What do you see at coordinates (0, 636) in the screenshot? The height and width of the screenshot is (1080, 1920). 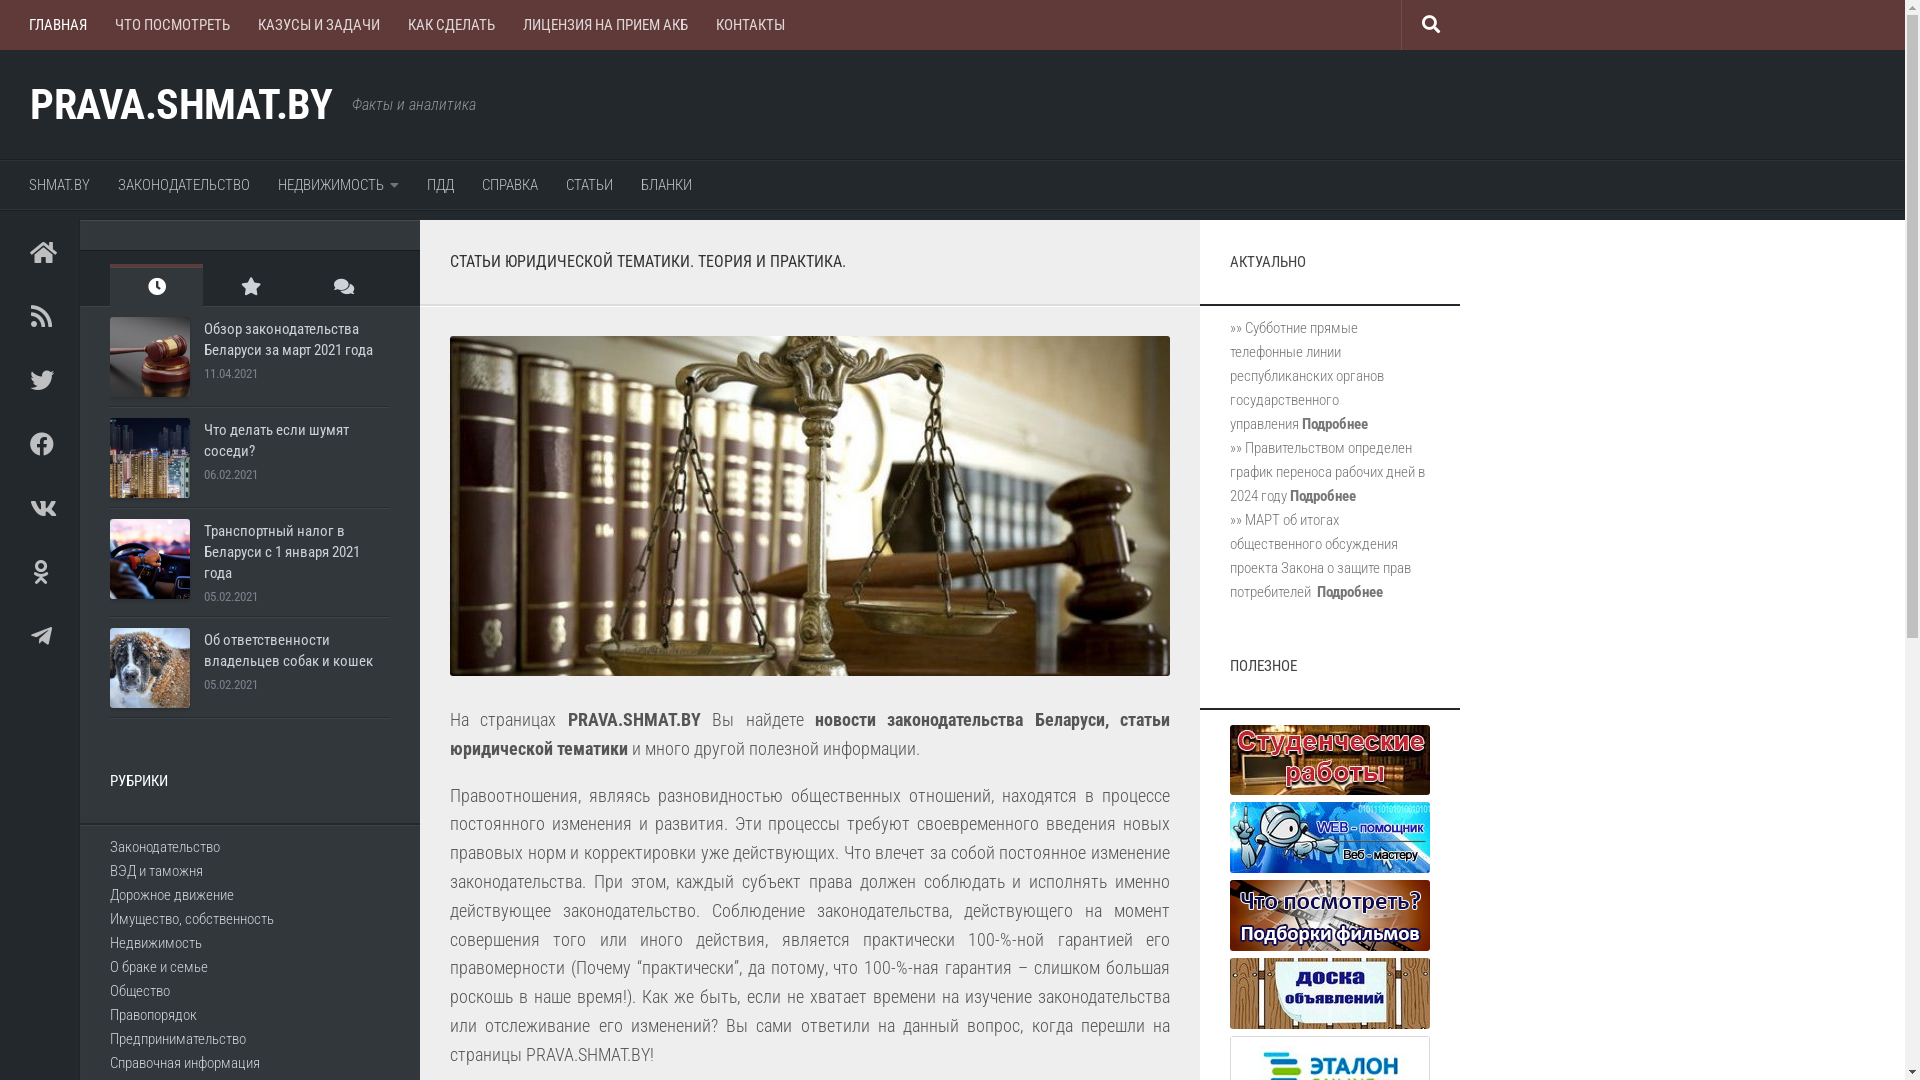 I see `'Telegram'` at bounding box center [0, 636].